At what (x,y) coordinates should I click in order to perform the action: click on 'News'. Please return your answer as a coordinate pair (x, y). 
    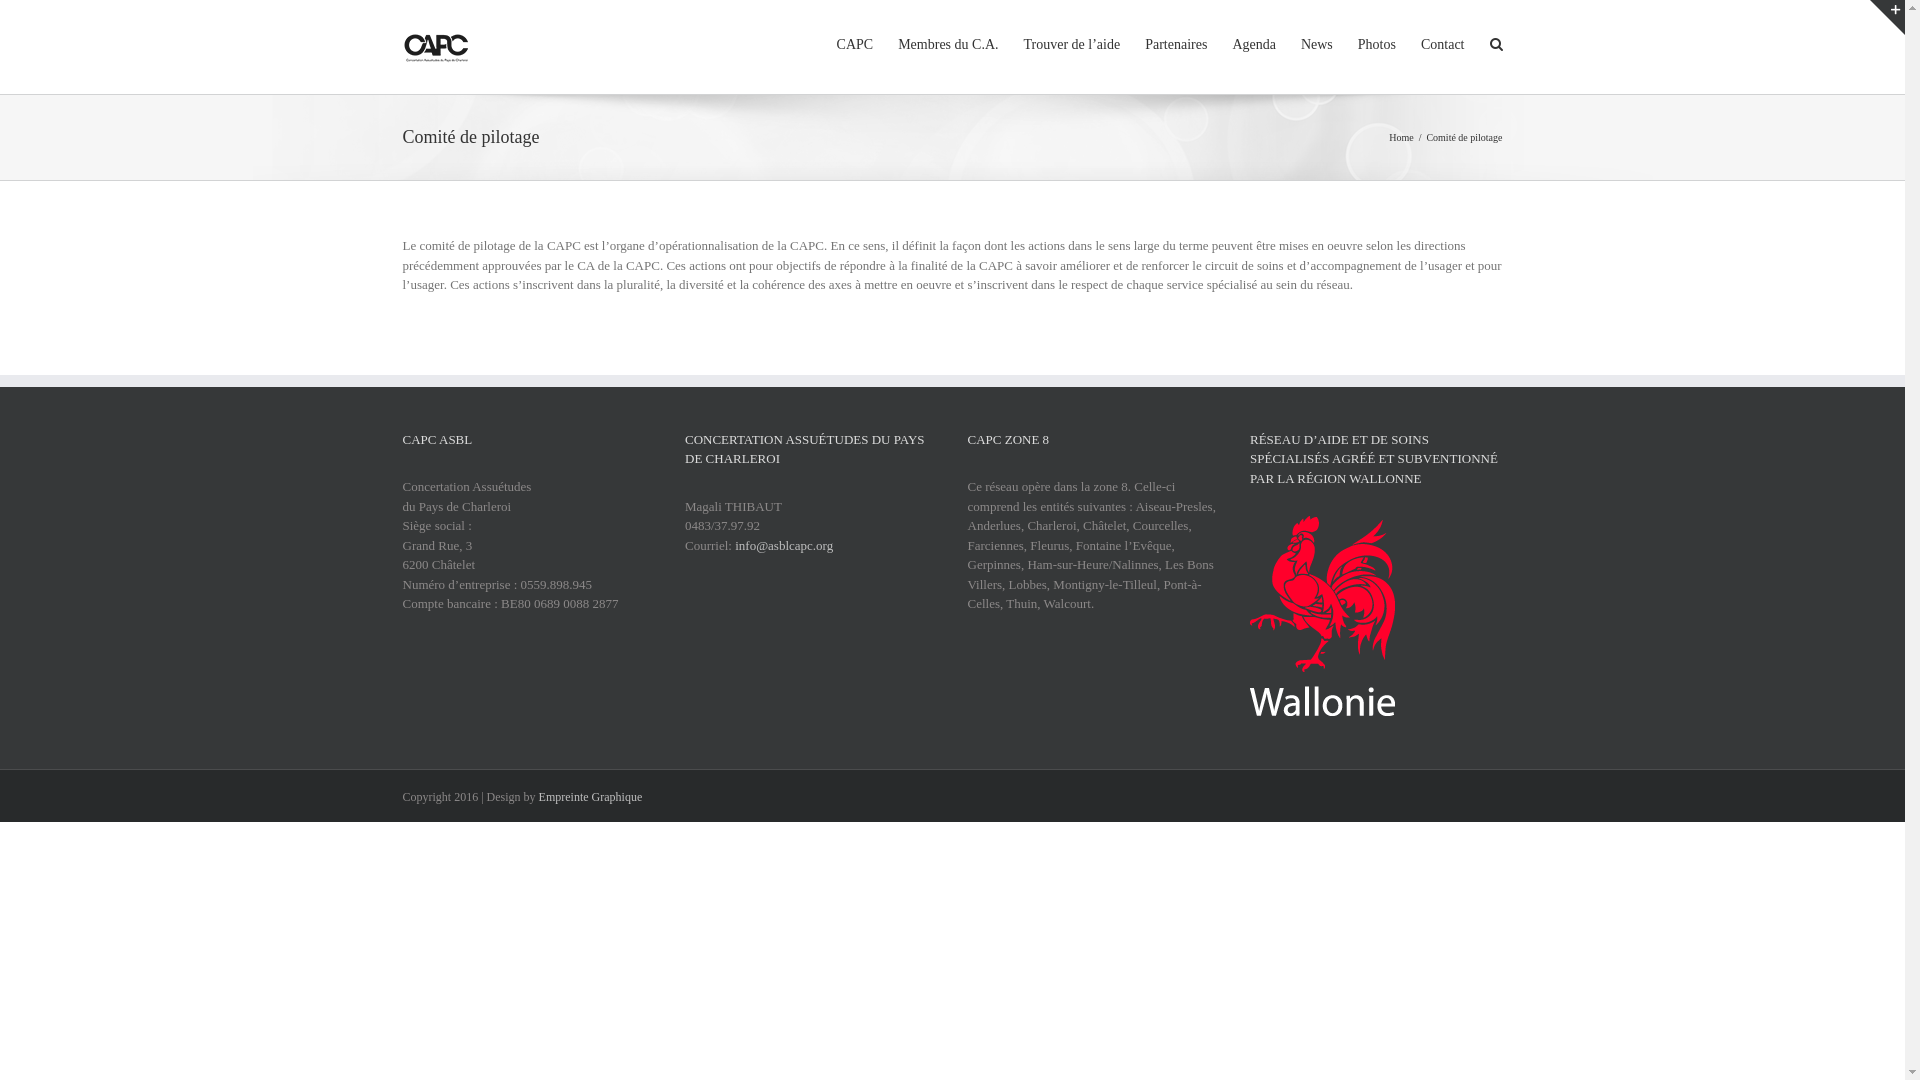
    Looking at the image, I should click on (1316, 42).